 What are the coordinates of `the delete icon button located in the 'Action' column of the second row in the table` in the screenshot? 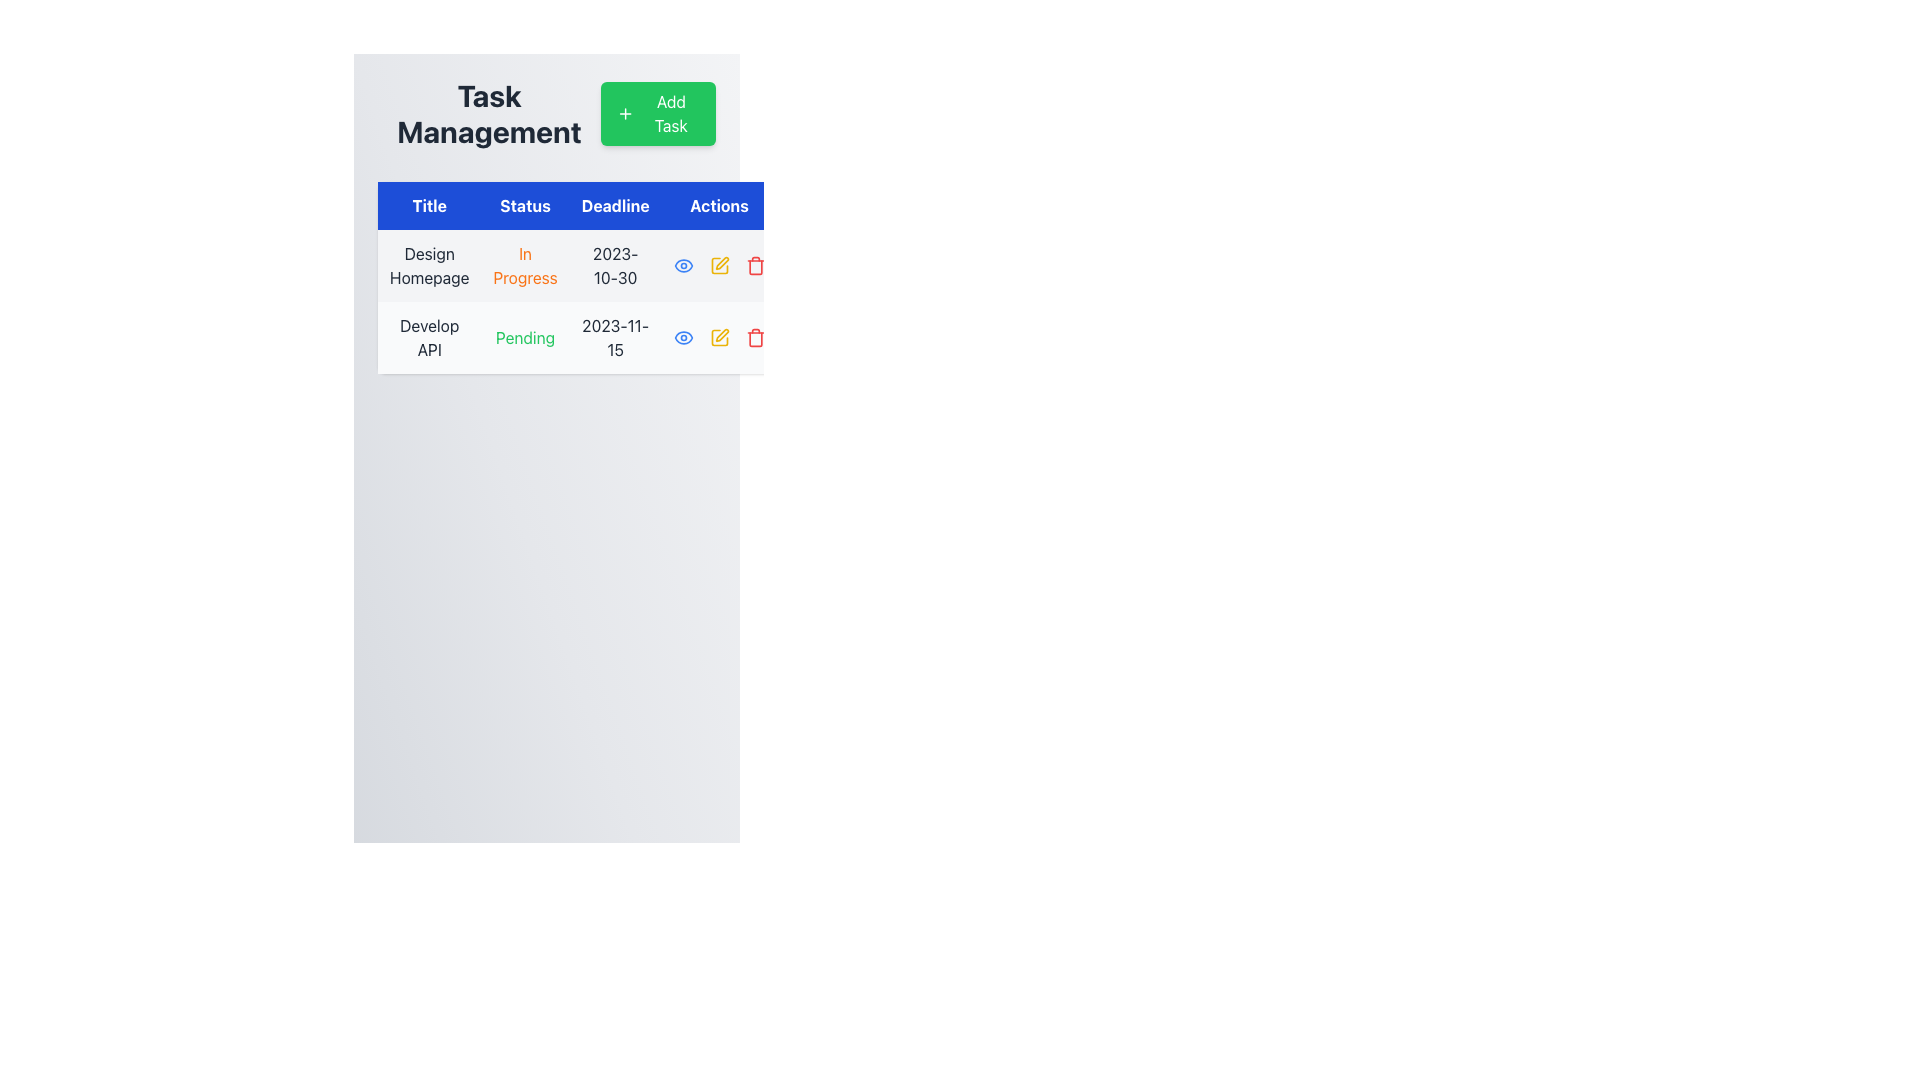 It's located at (754, 337).